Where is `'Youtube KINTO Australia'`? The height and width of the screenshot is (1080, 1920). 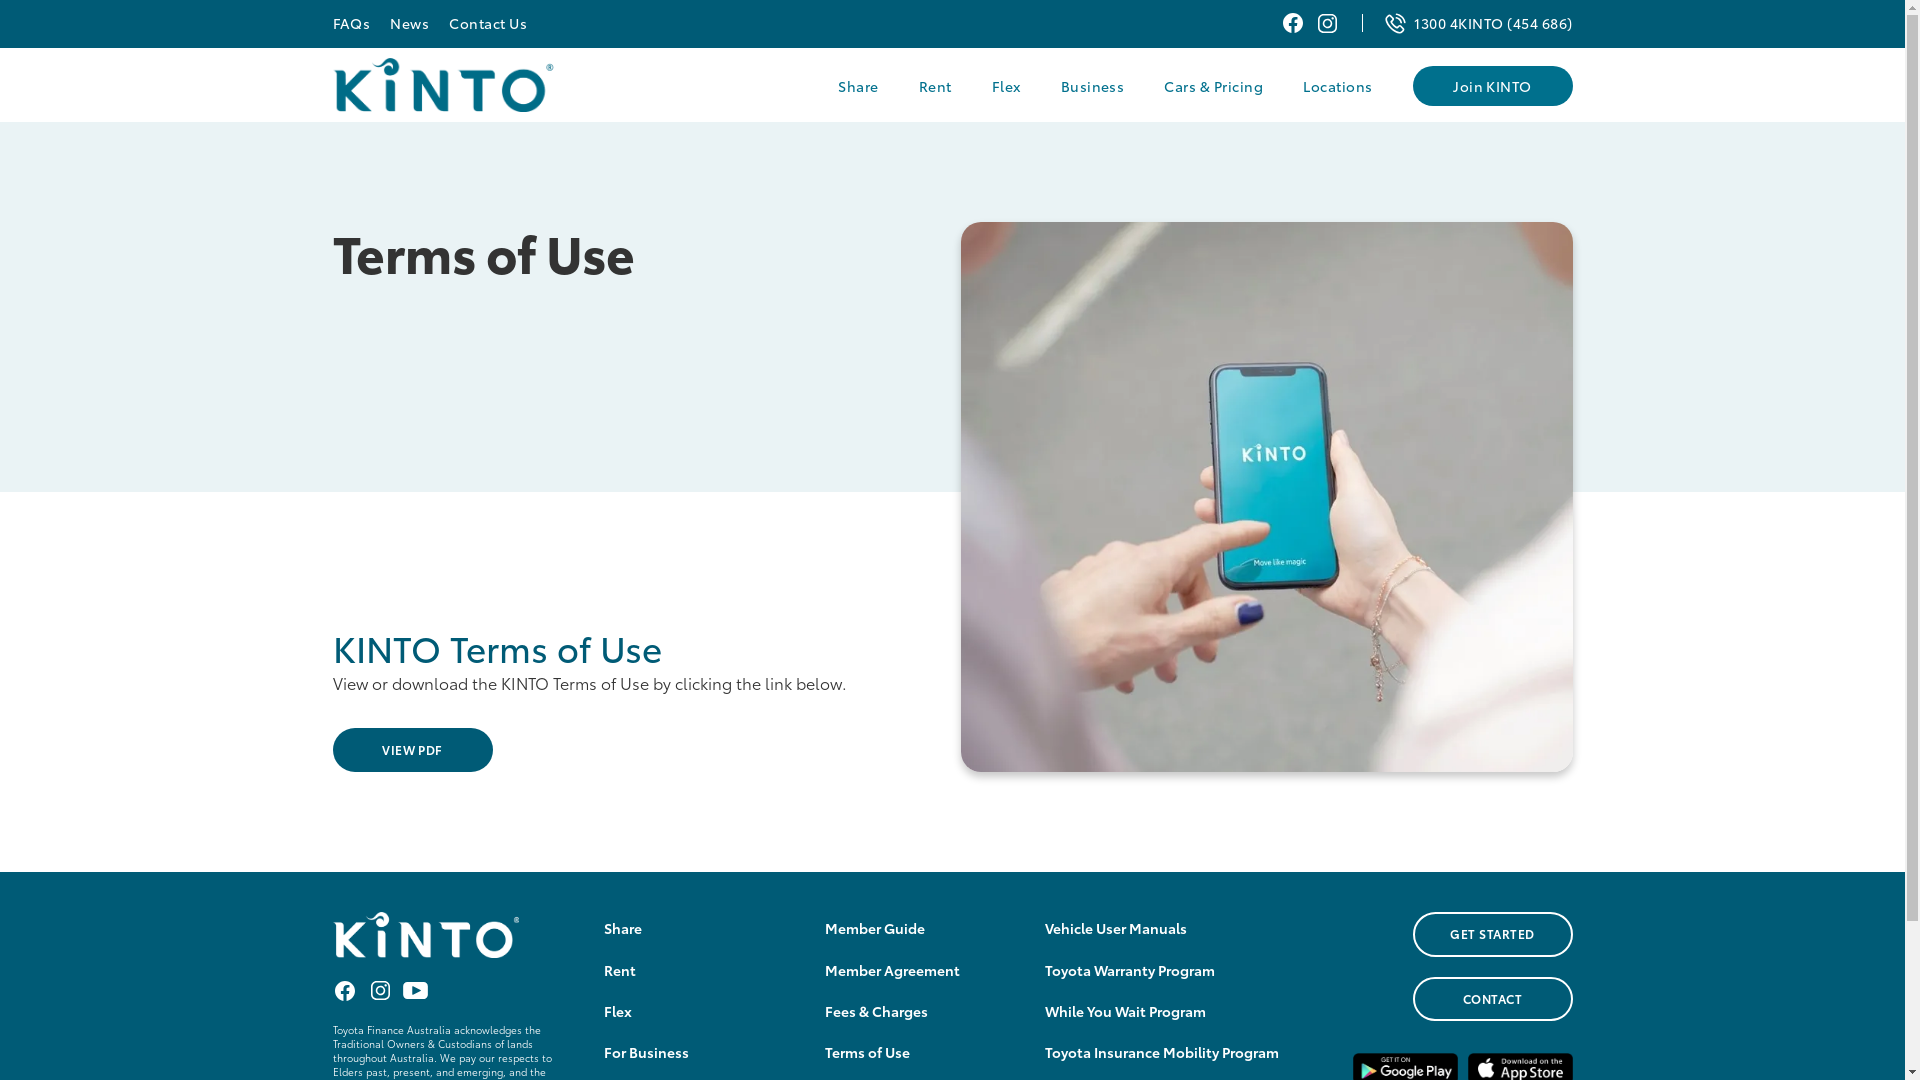 'Youtube KINTO Australia' is located at coordinates (413, 990).